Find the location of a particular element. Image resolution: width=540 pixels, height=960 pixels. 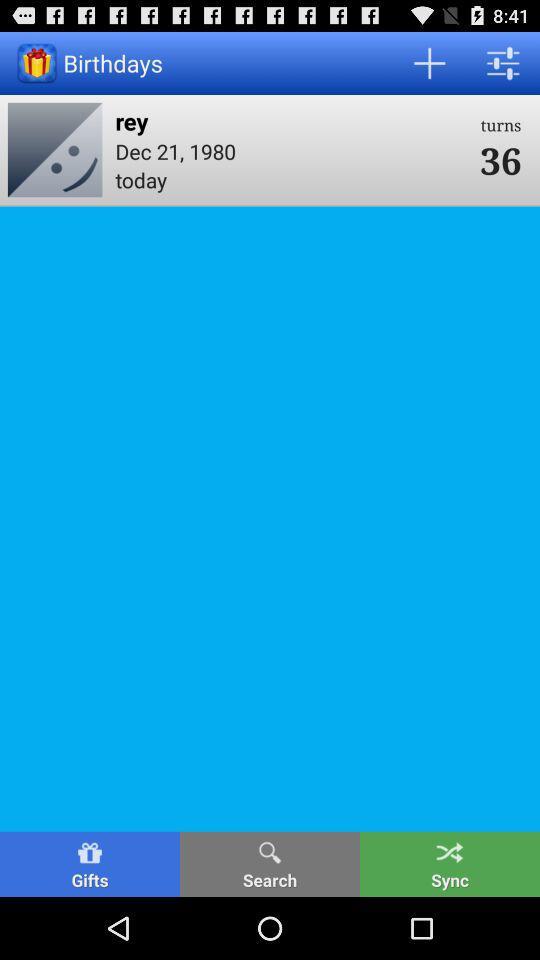

rey item is located at coordinates (290, 120).